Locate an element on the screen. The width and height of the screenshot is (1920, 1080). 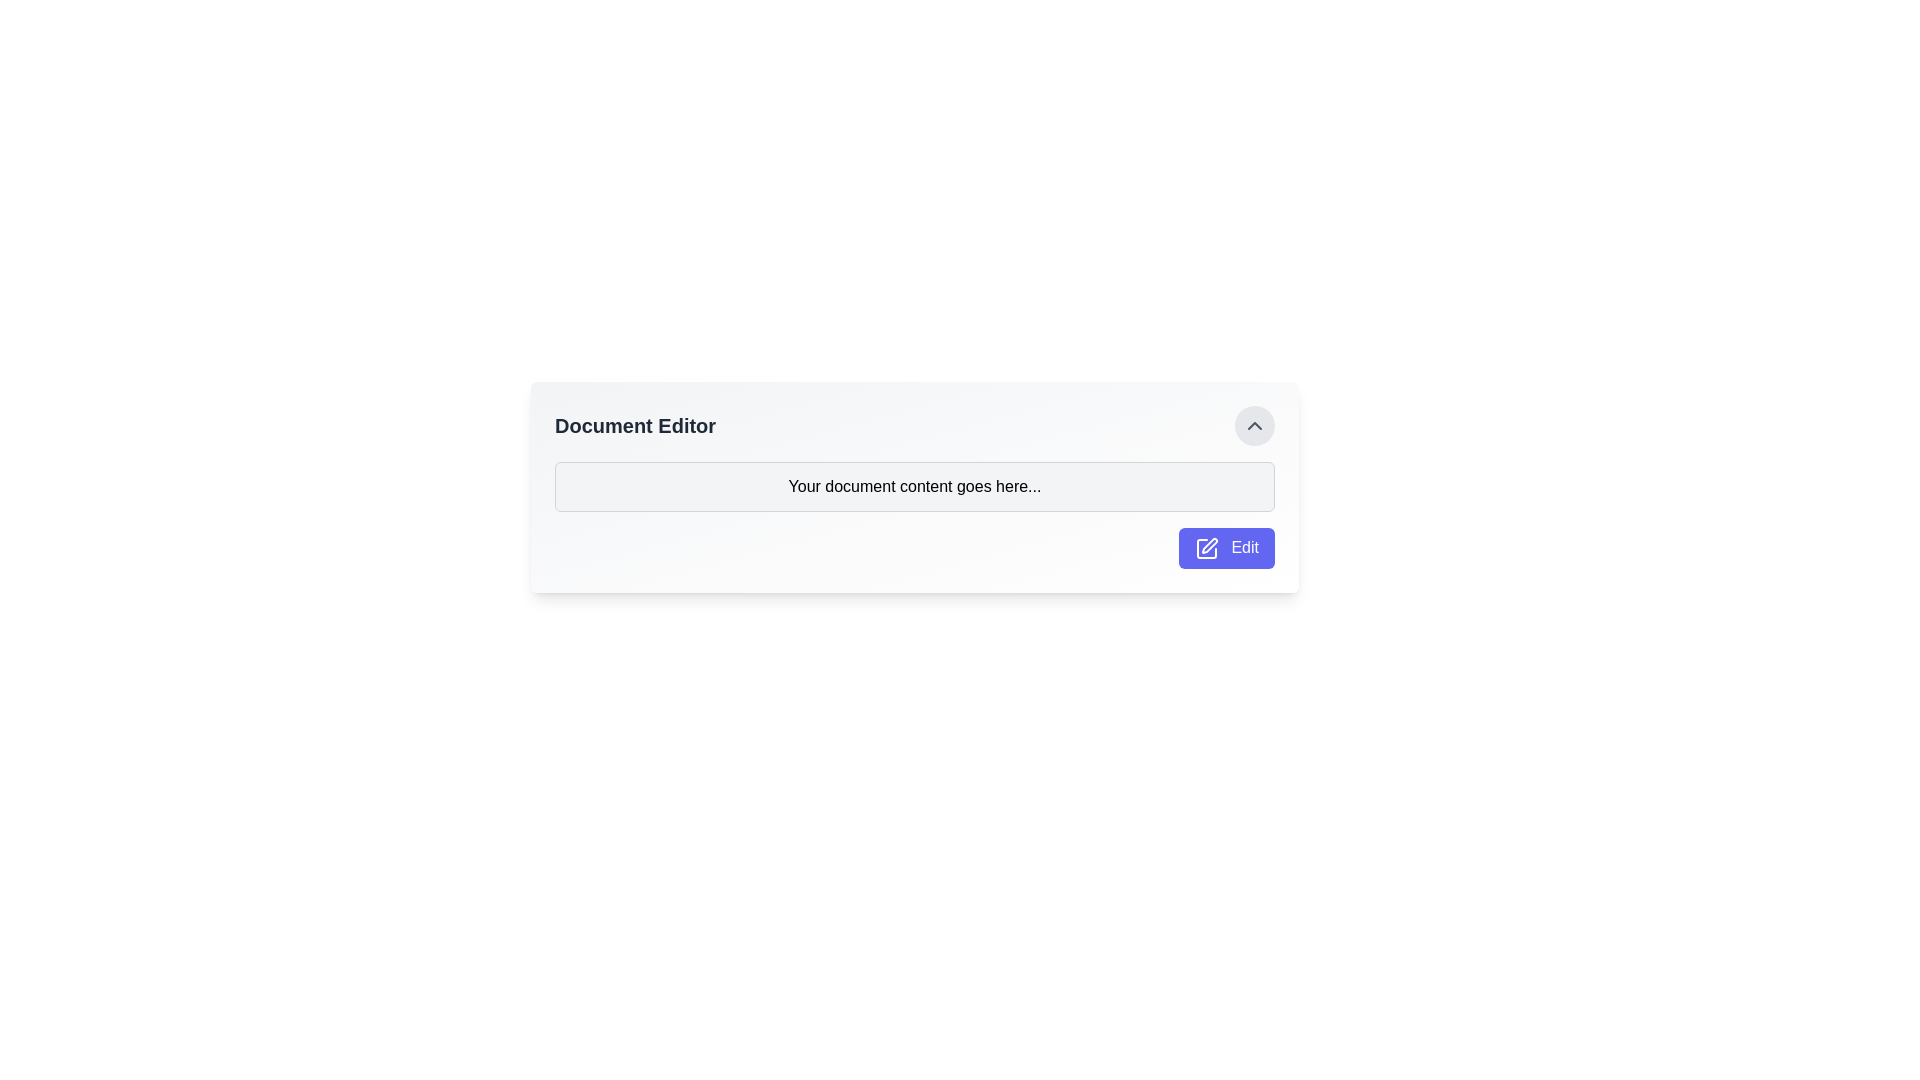
the edit button located at the bottom-right corner of the 'Document Editor' section is located at coordinates (1226, 548).